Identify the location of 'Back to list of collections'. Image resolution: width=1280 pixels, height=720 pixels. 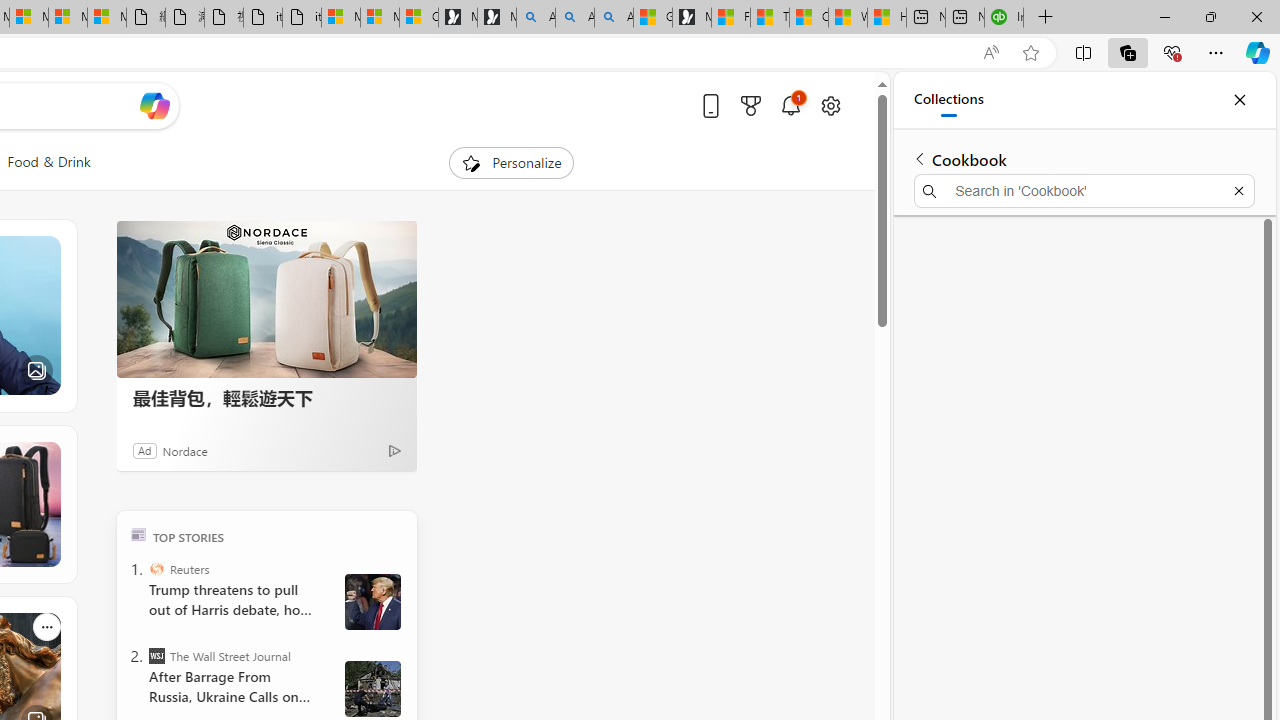
(919, 158).